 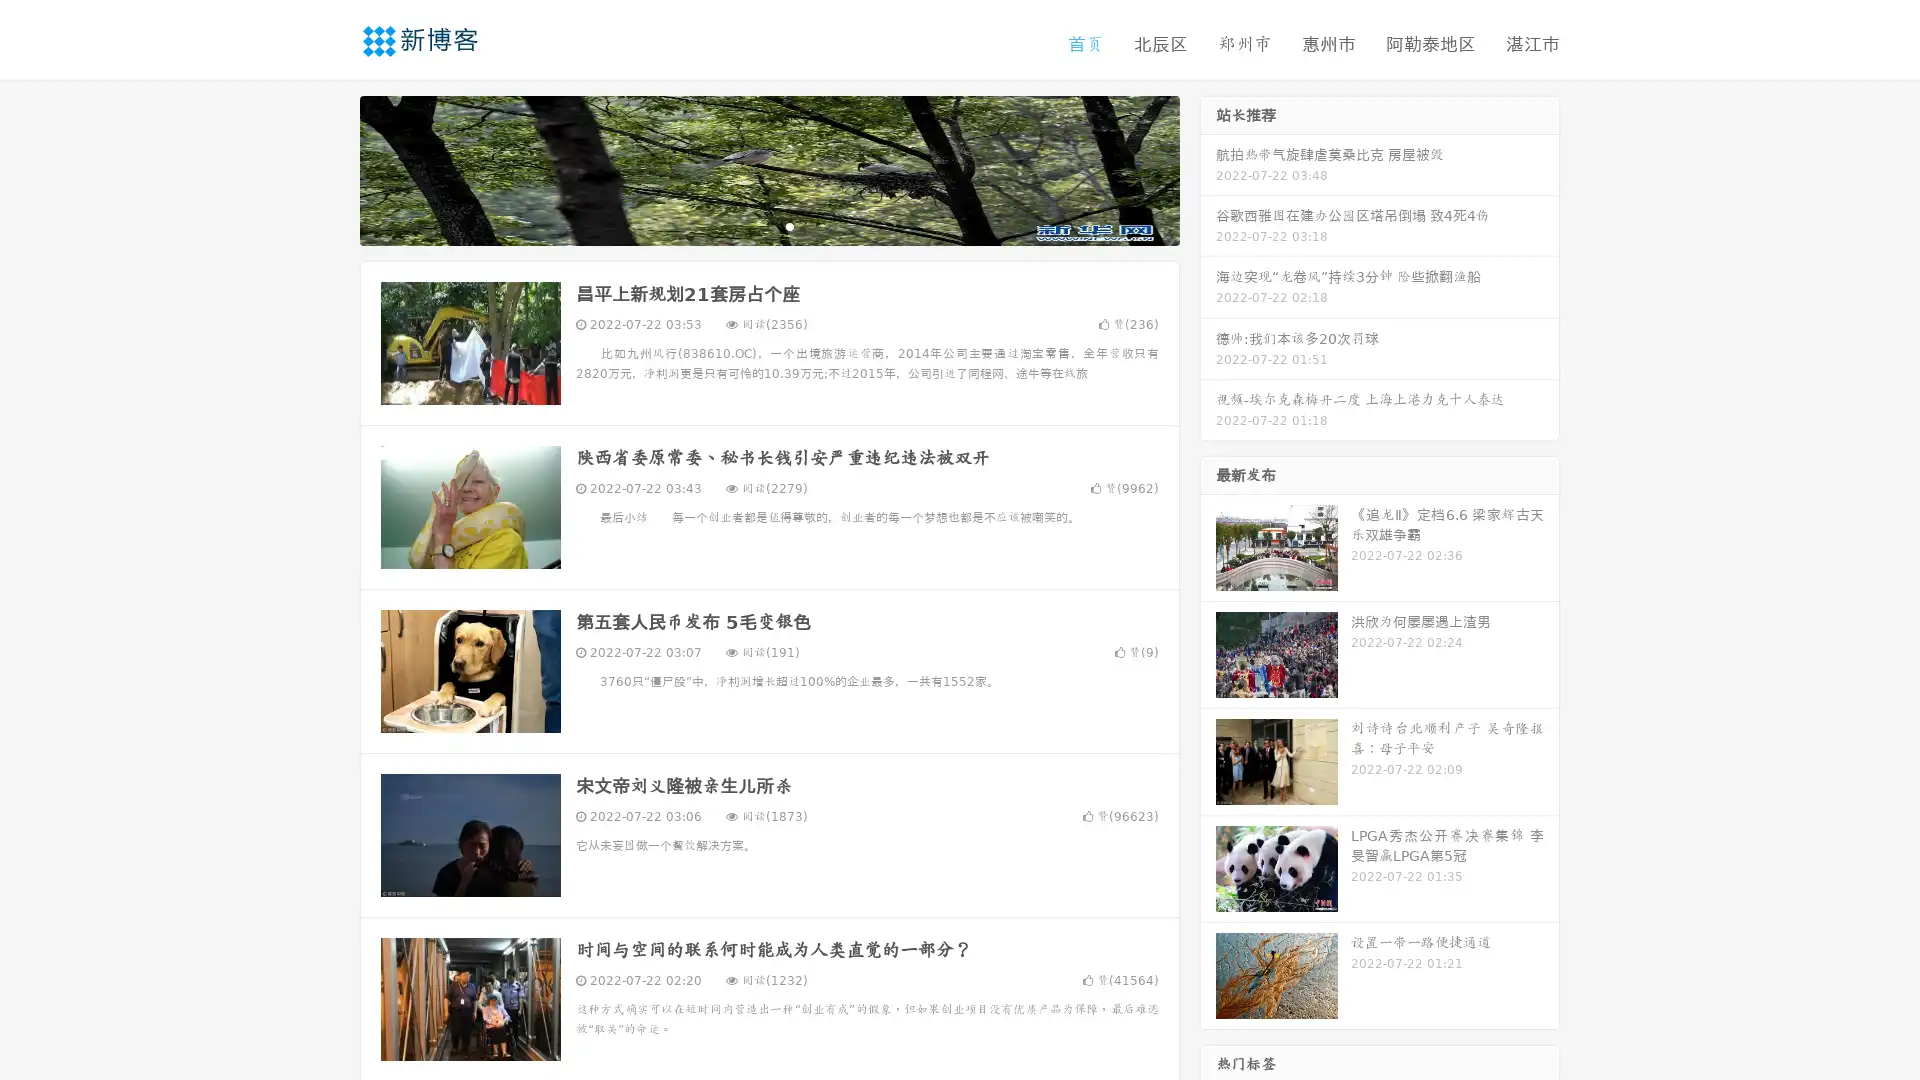 I want to click on Go to slide 3, so click(x=789, y=225).